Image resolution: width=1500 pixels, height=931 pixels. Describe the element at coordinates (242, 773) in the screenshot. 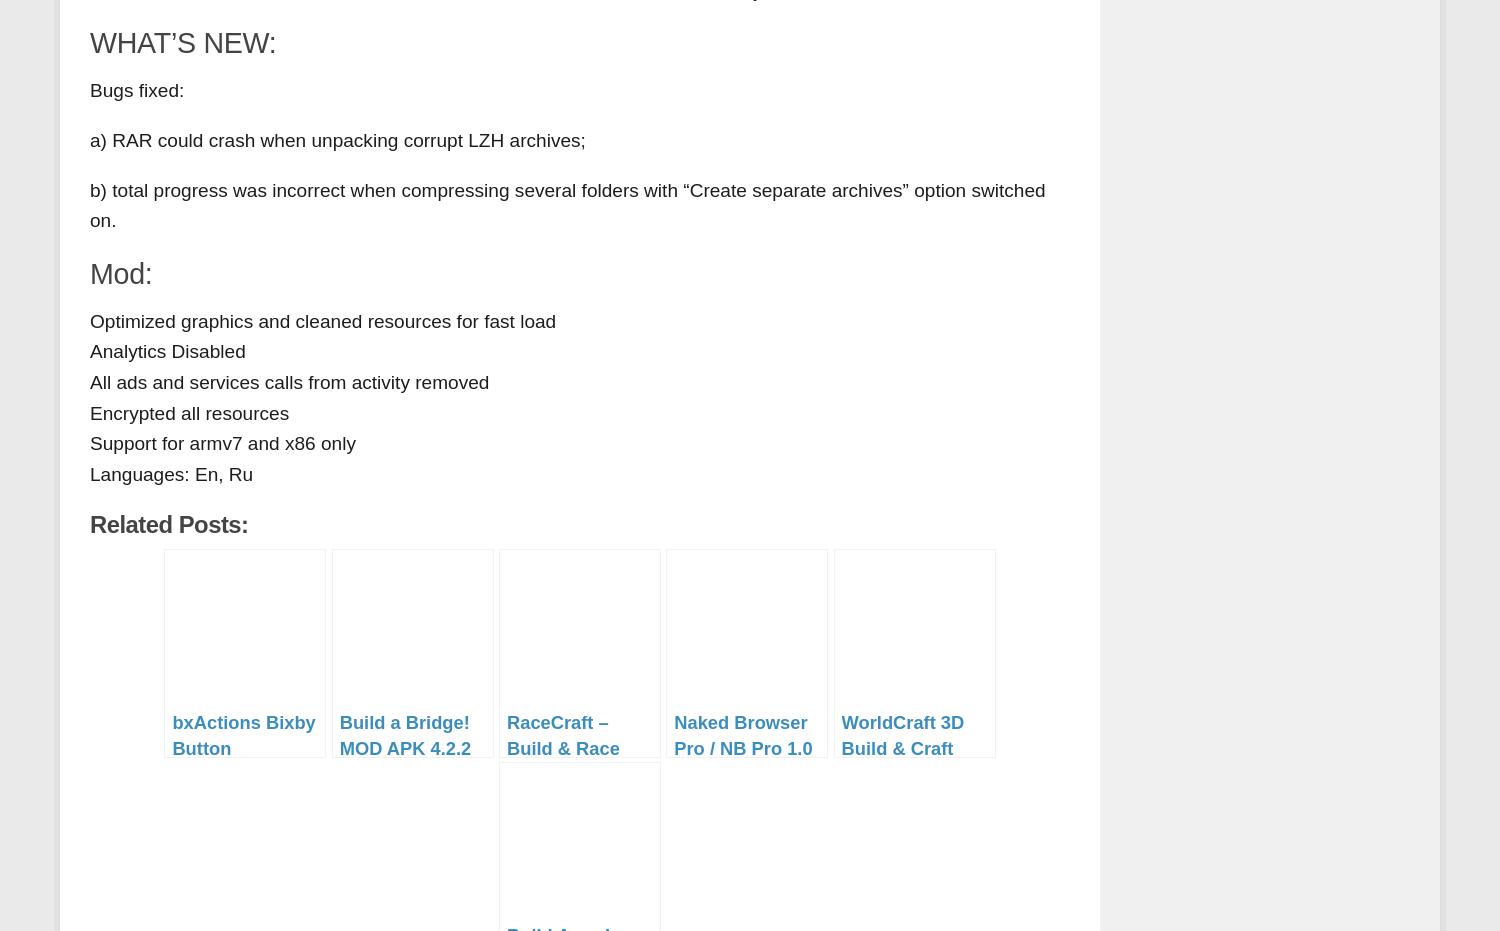

I see `'bxActions Bixby Button Remapper 6.05 build 370 Apk (Pro) Android'` at that location.